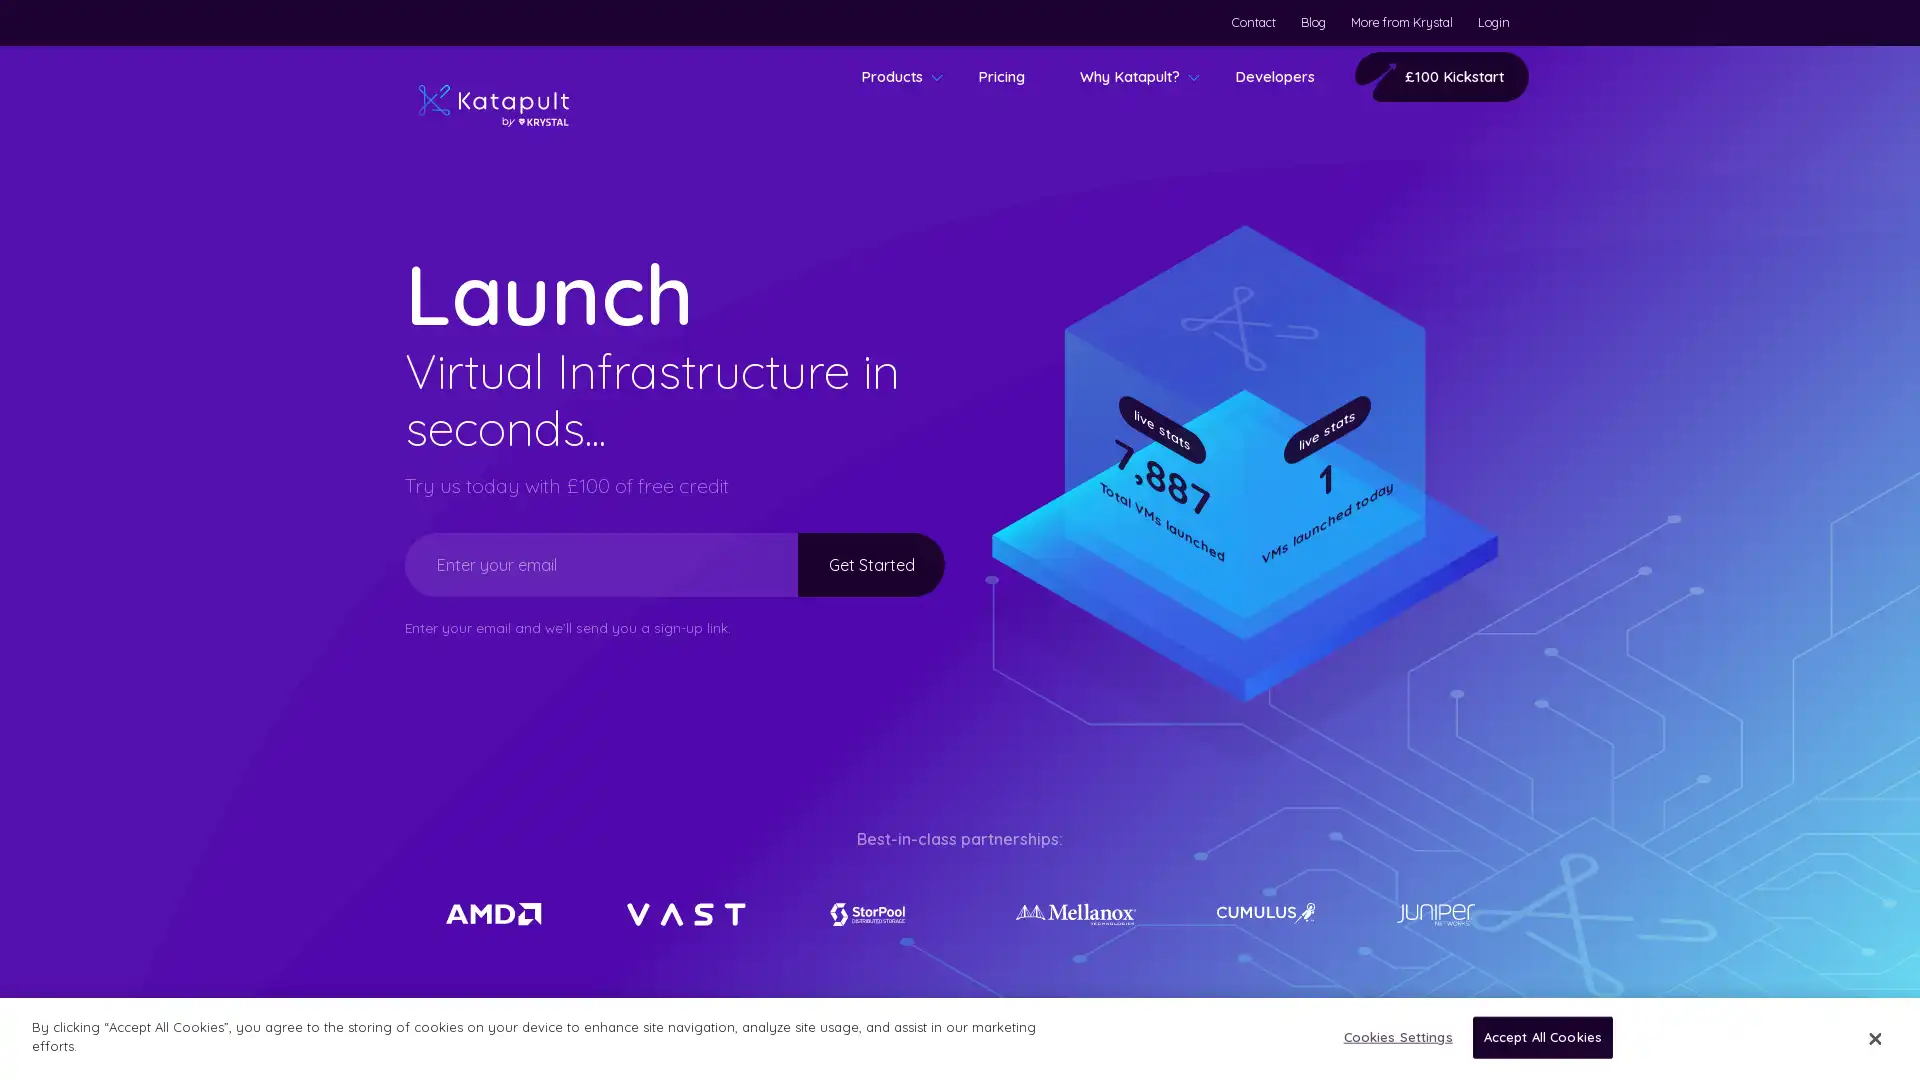  Describe the element at coordinates (853, 563) in the screenshot. I see `Get Started` at that location.